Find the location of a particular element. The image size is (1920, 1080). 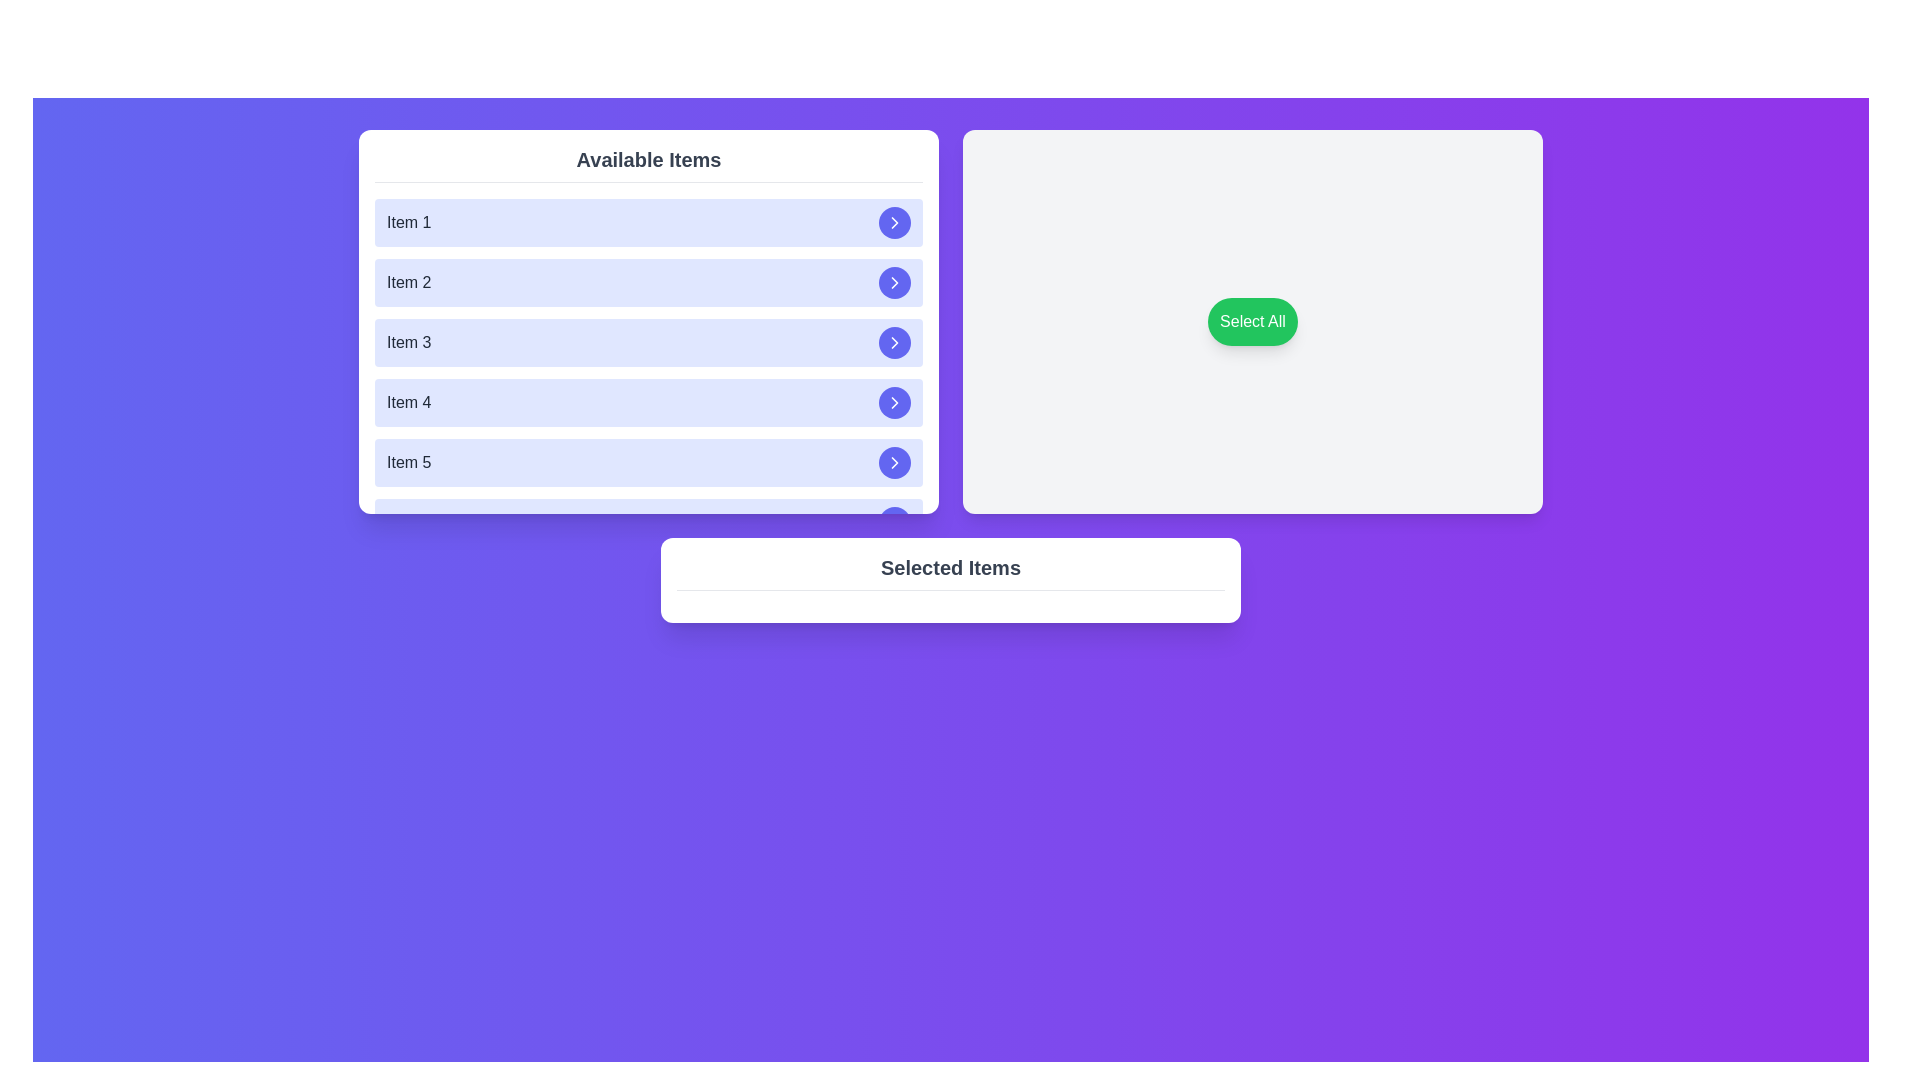

the rightward-pointing chevron icon within the circular button located next to 'Item 3' in the 'Available Items' list to initiate an action is located at coordinates (893, 342).